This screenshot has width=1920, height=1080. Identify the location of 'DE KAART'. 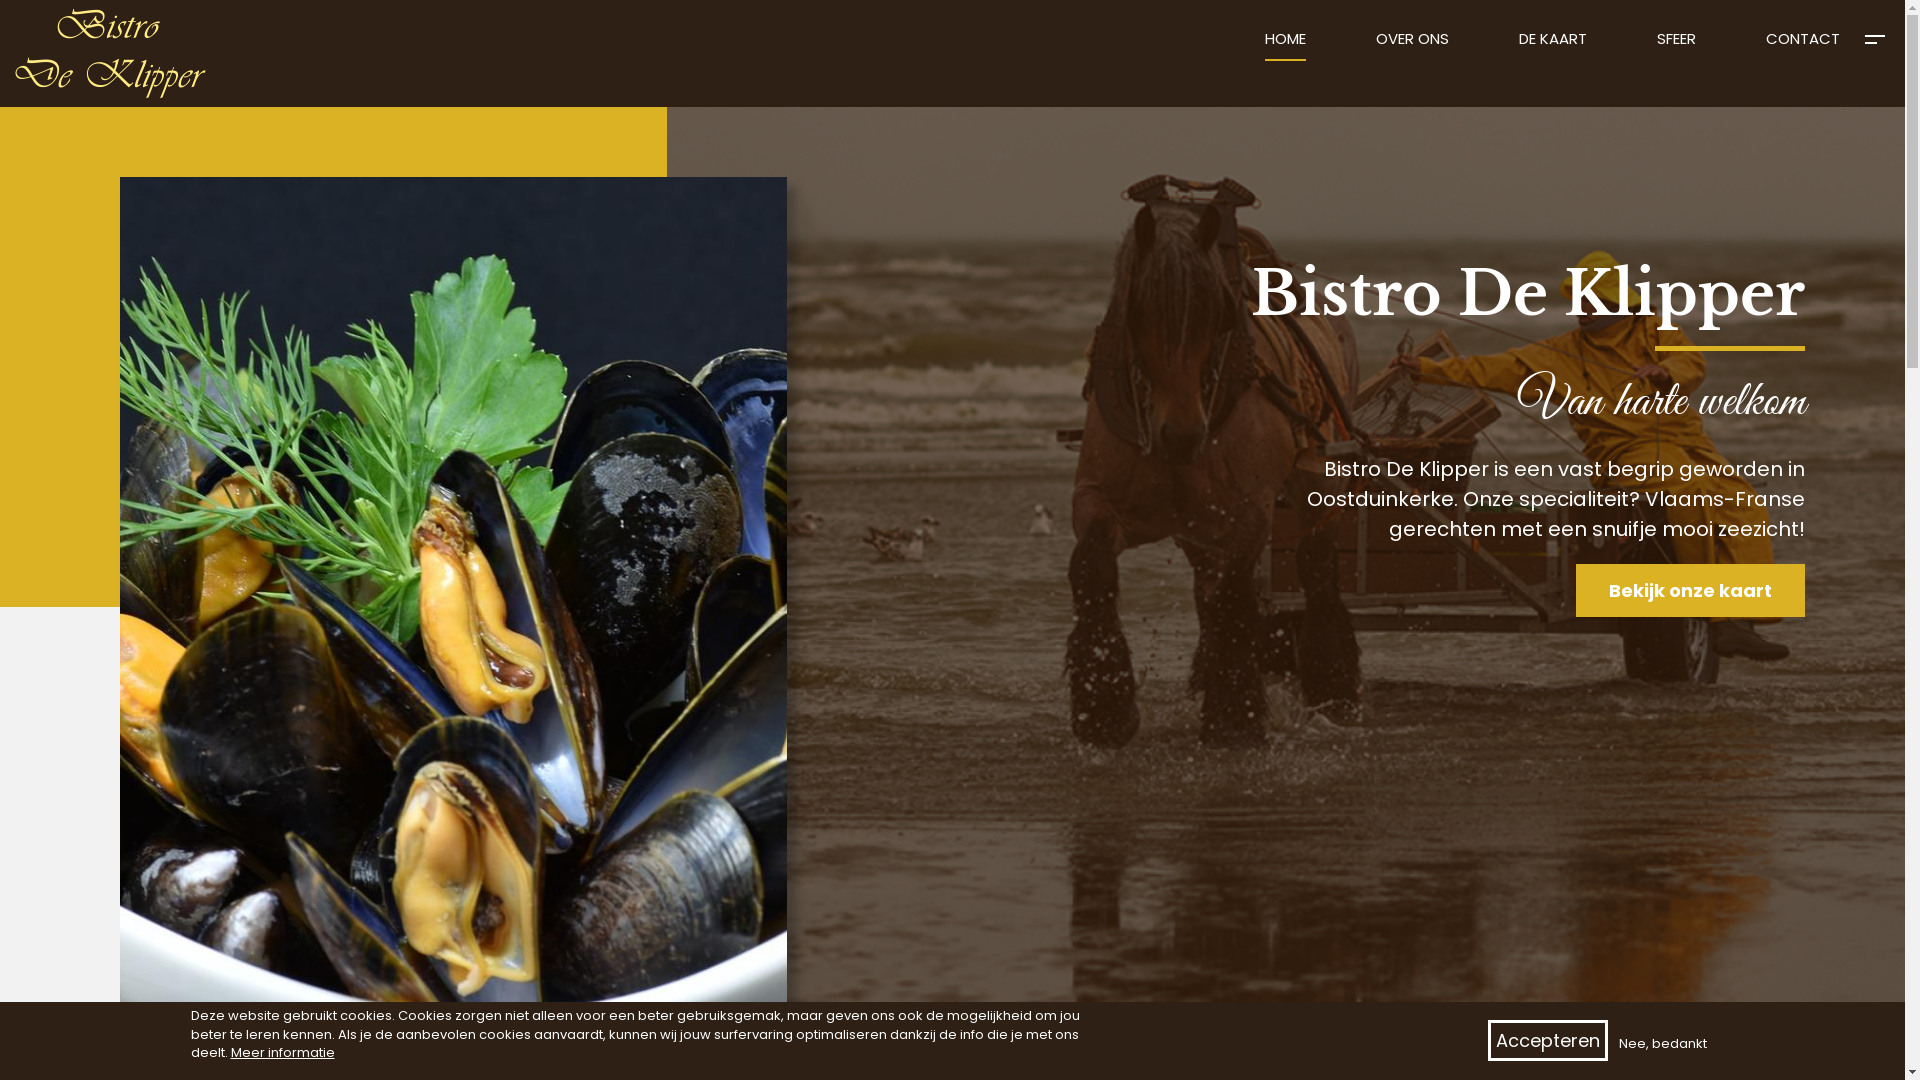
(1552, 45).